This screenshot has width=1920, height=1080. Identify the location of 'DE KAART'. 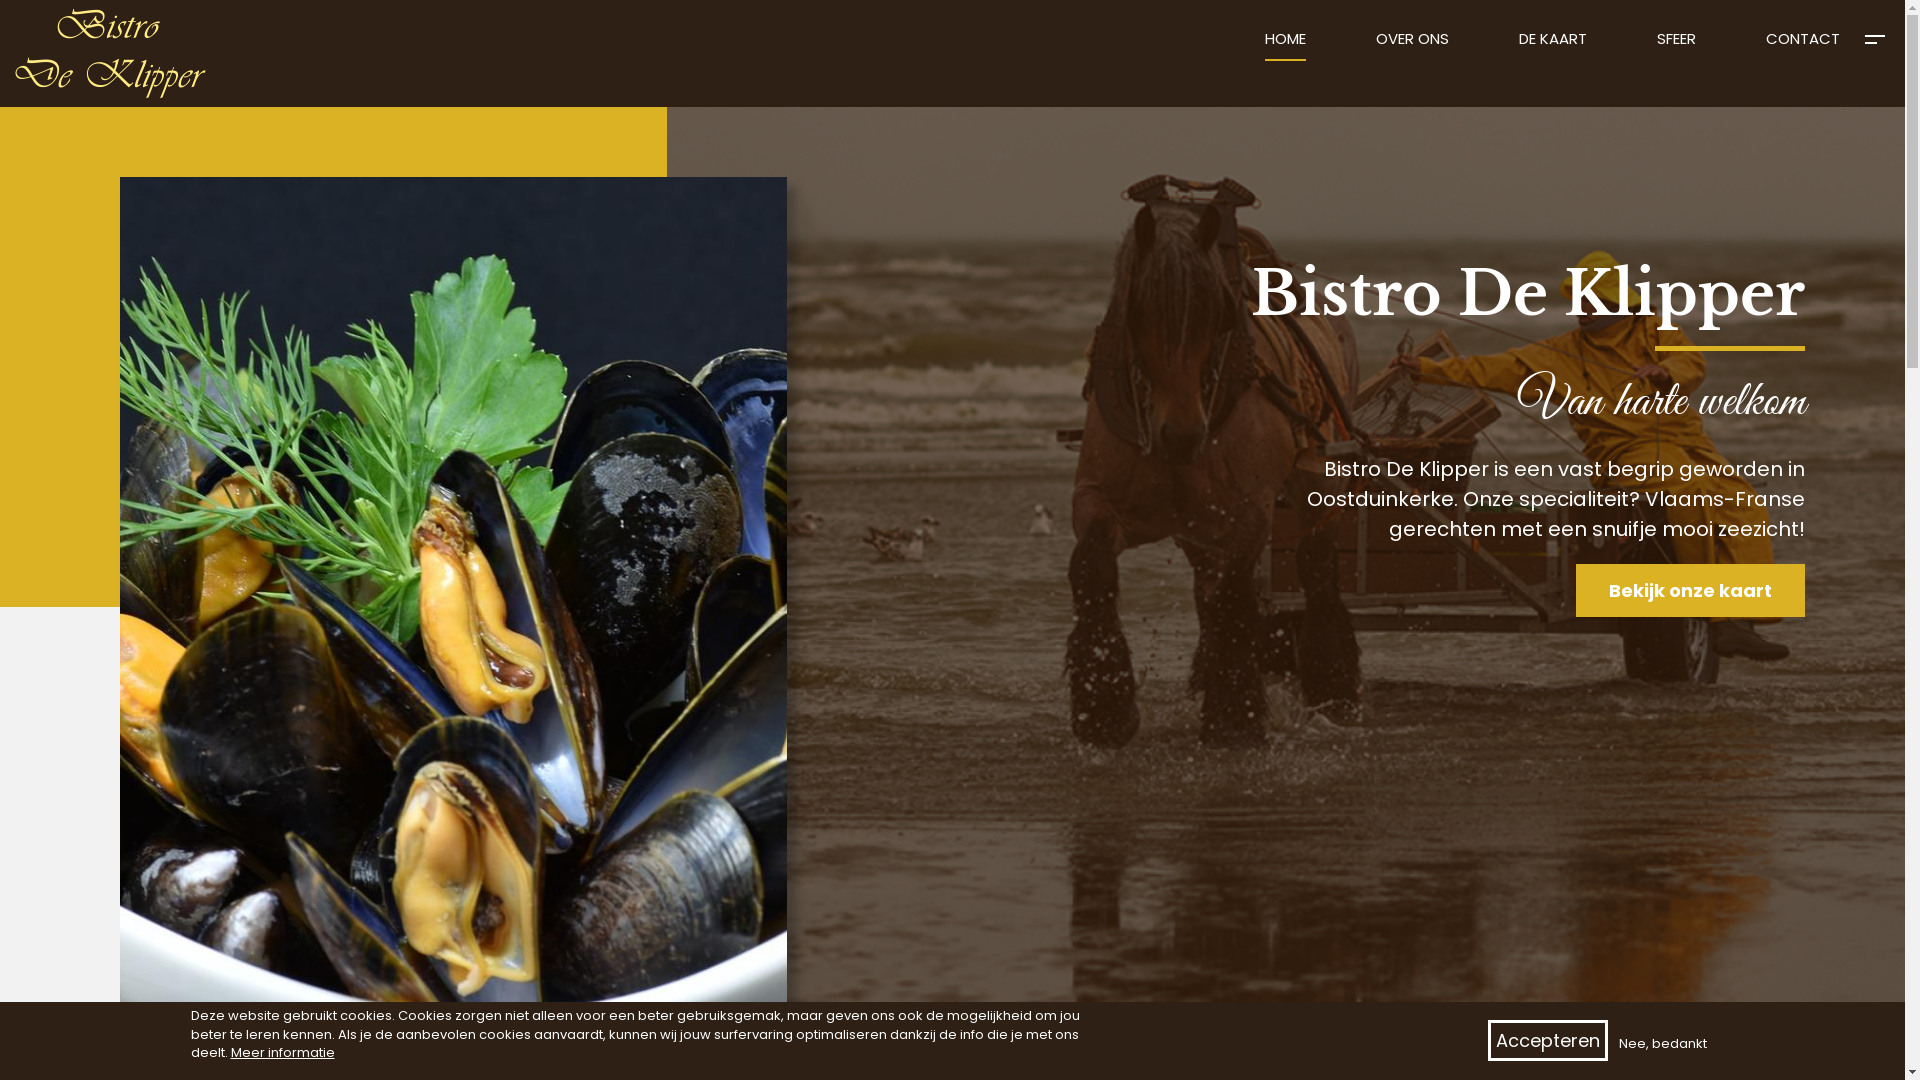
(1552, 45).